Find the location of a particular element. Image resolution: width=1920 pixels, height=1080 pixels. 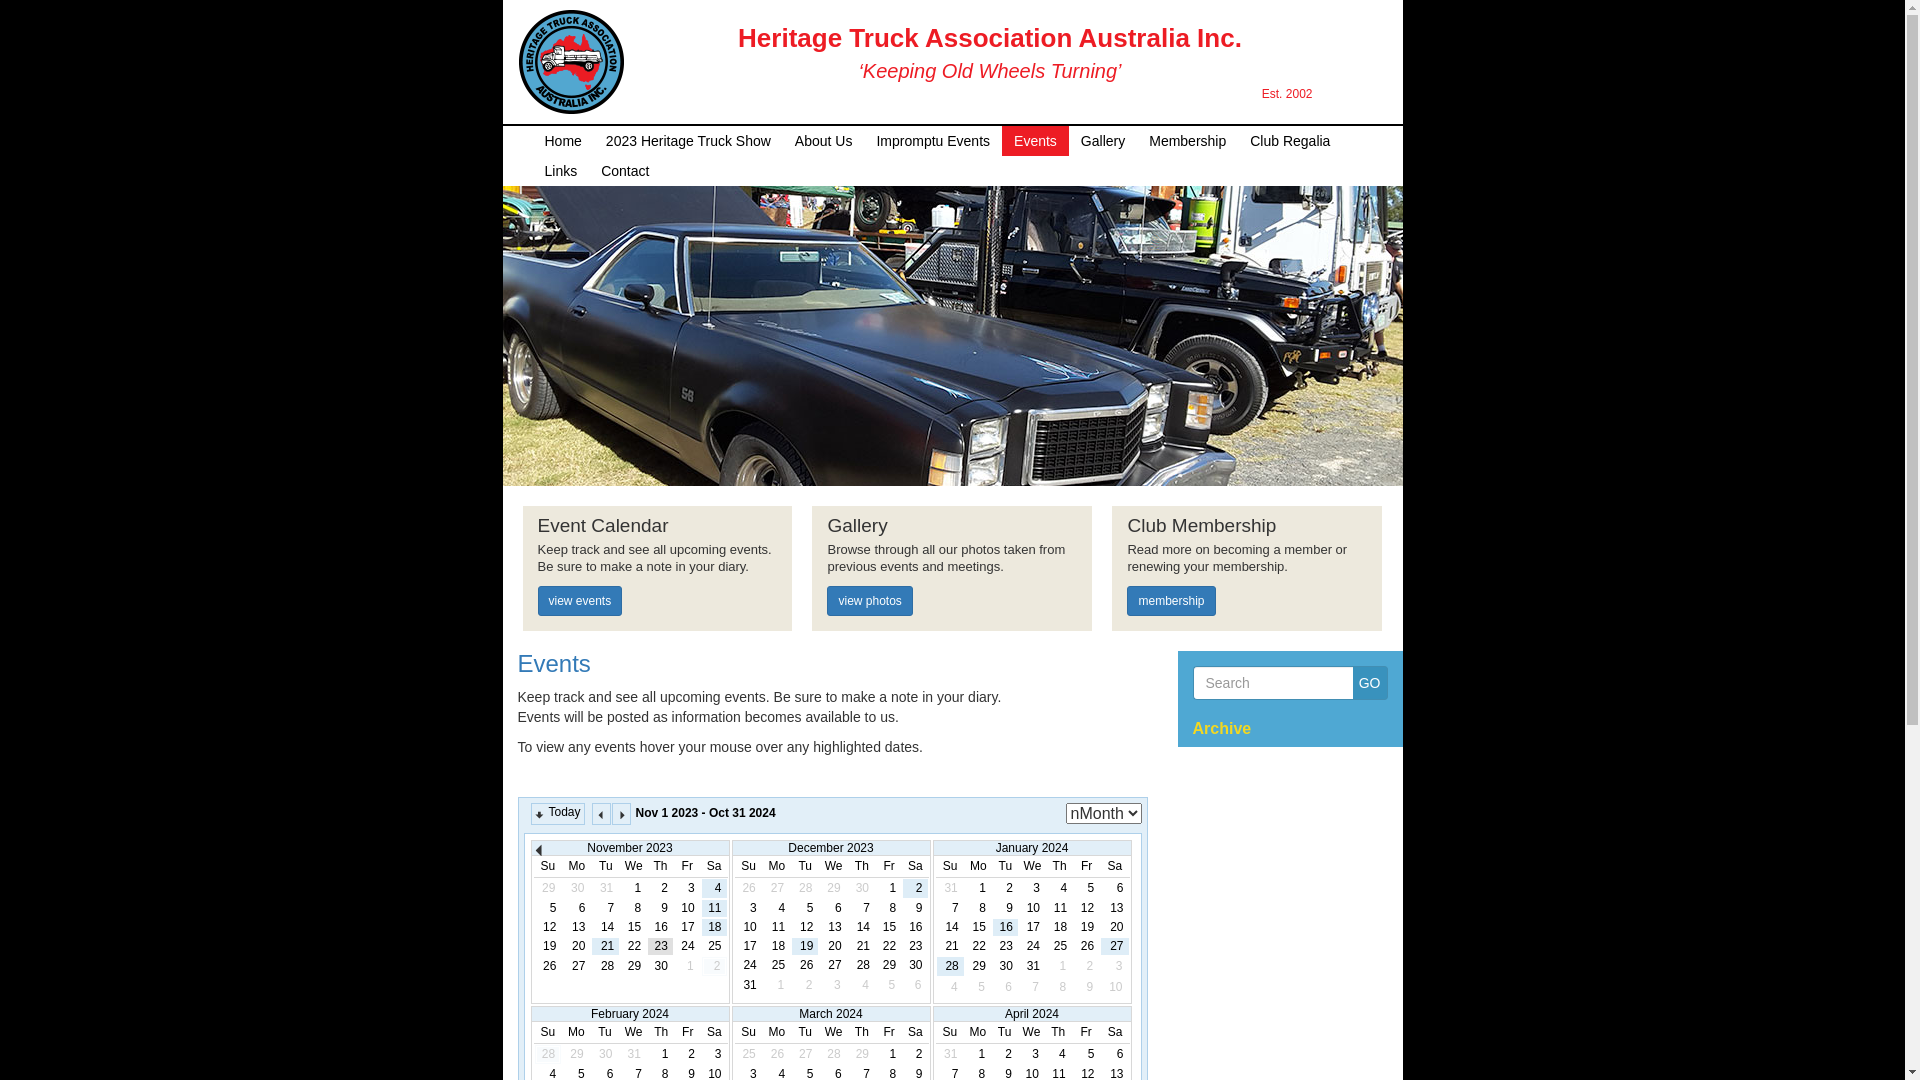

'11' is located at coordinates (776, 927).